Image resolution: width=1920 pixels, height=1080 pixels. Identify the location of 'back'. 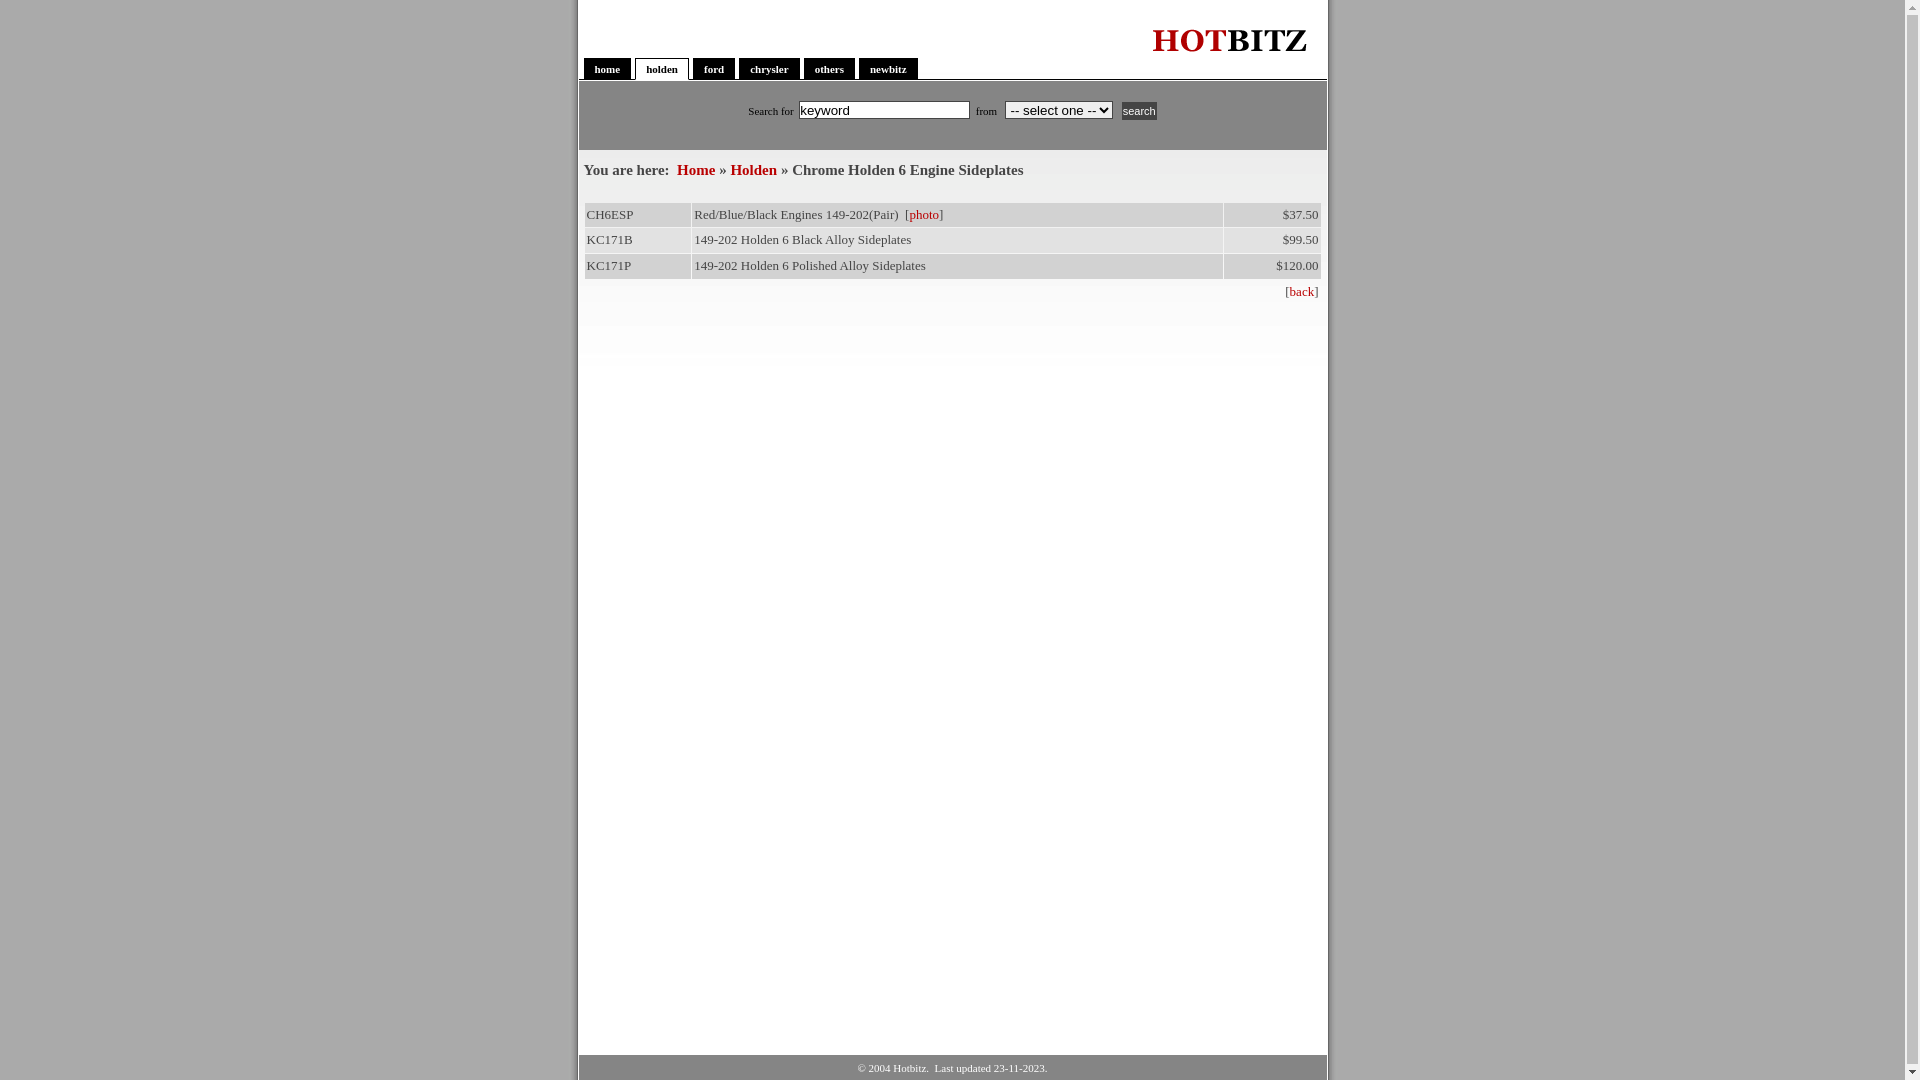
(1302, 291).